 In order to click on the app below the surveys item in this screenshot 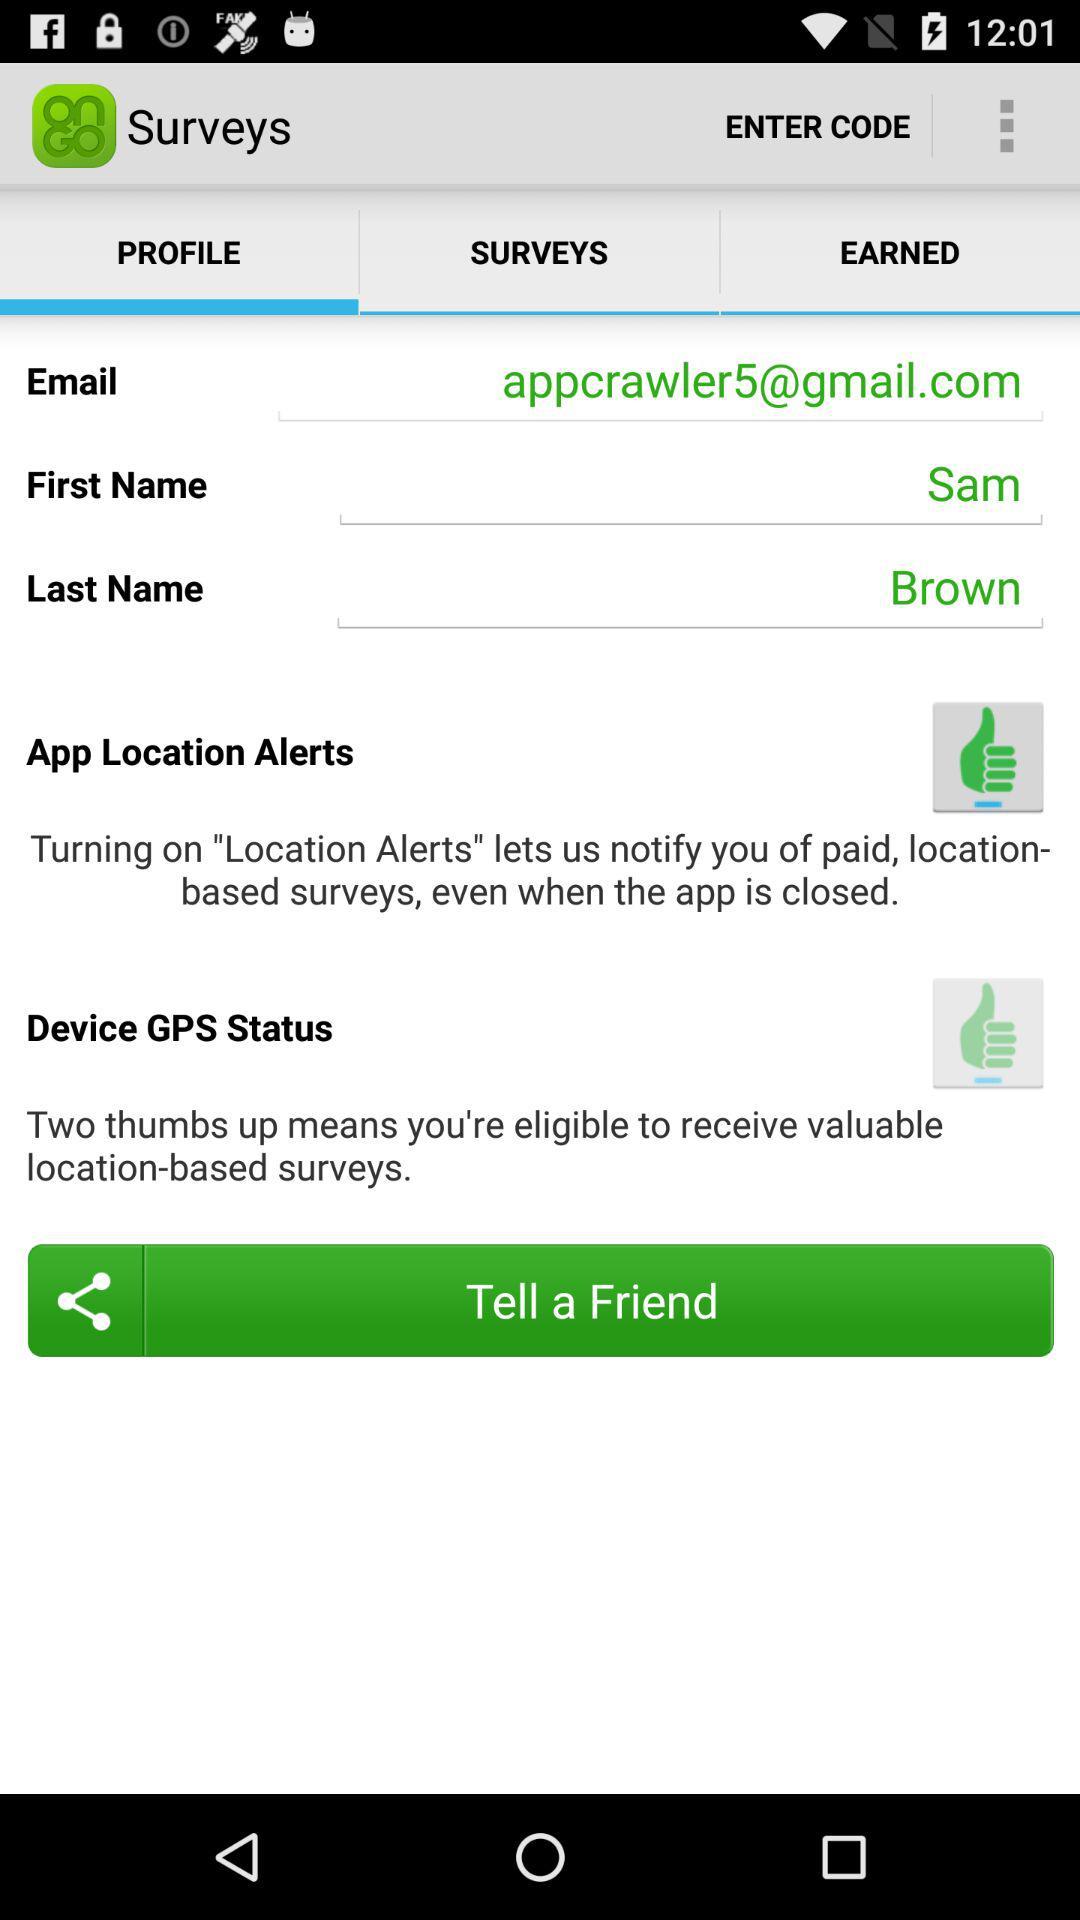, I will do `click(660, 380)`.